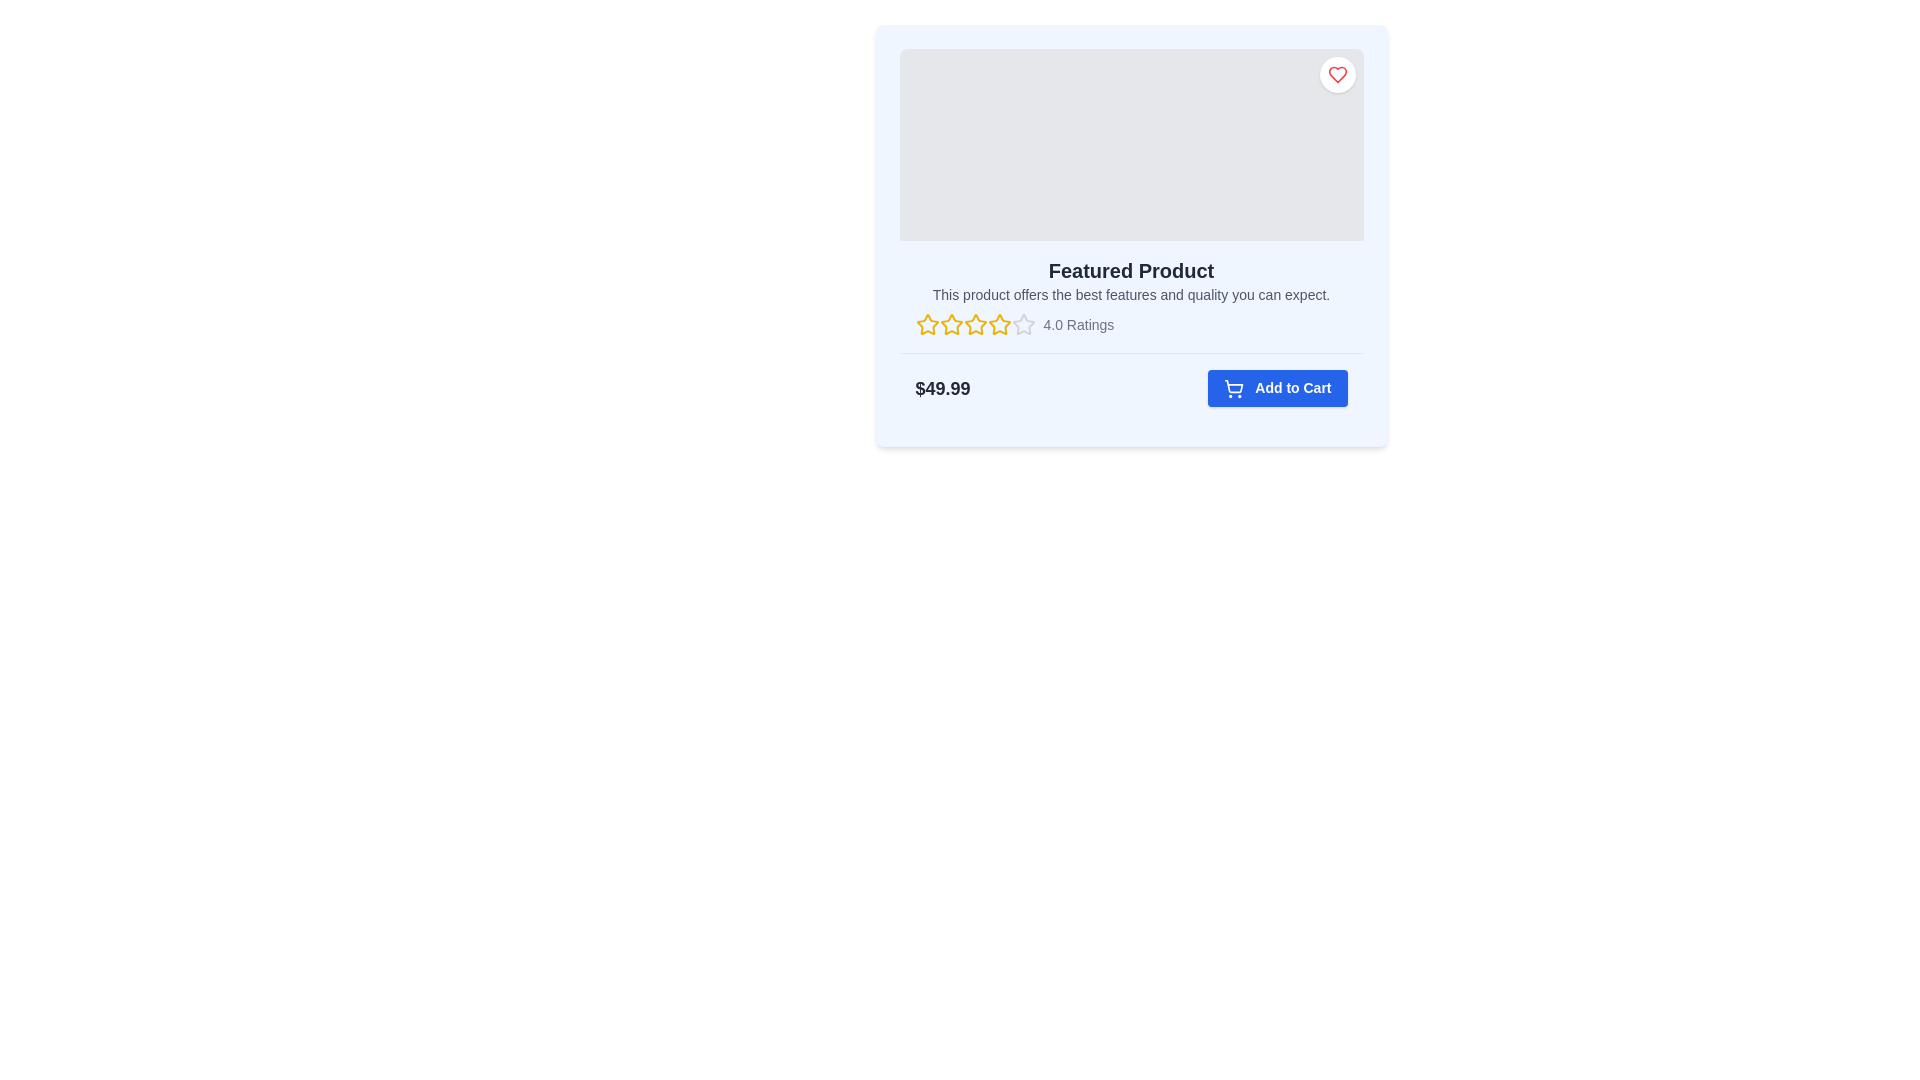 The width and height of the screenshot is (1920, 1080). What do you see at coordinates (926, 323) in the screenshot?
I see `the first yellow star rating icon located in the leftmost position of the rating row to set the rating` at bounding box center [926, 323].